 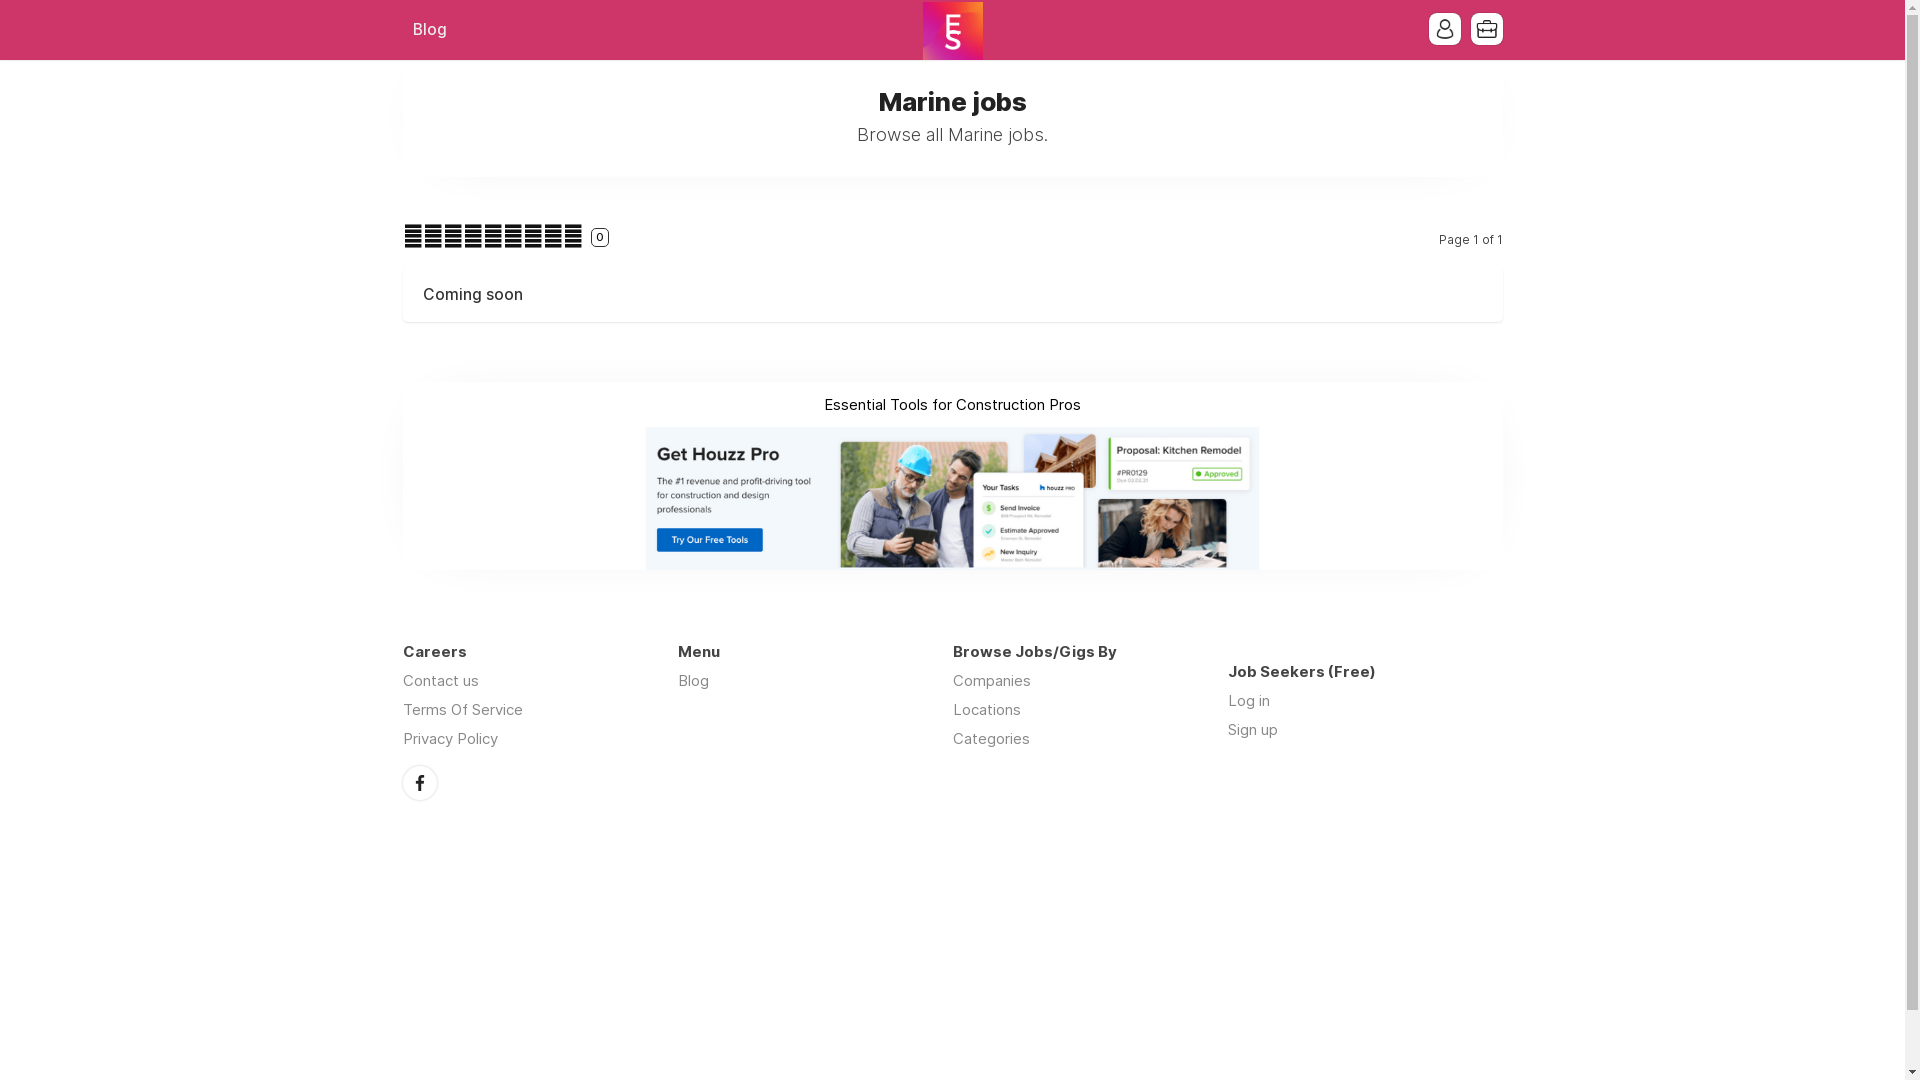 I want to click on 'Log in', so click(x=1247, y=699).